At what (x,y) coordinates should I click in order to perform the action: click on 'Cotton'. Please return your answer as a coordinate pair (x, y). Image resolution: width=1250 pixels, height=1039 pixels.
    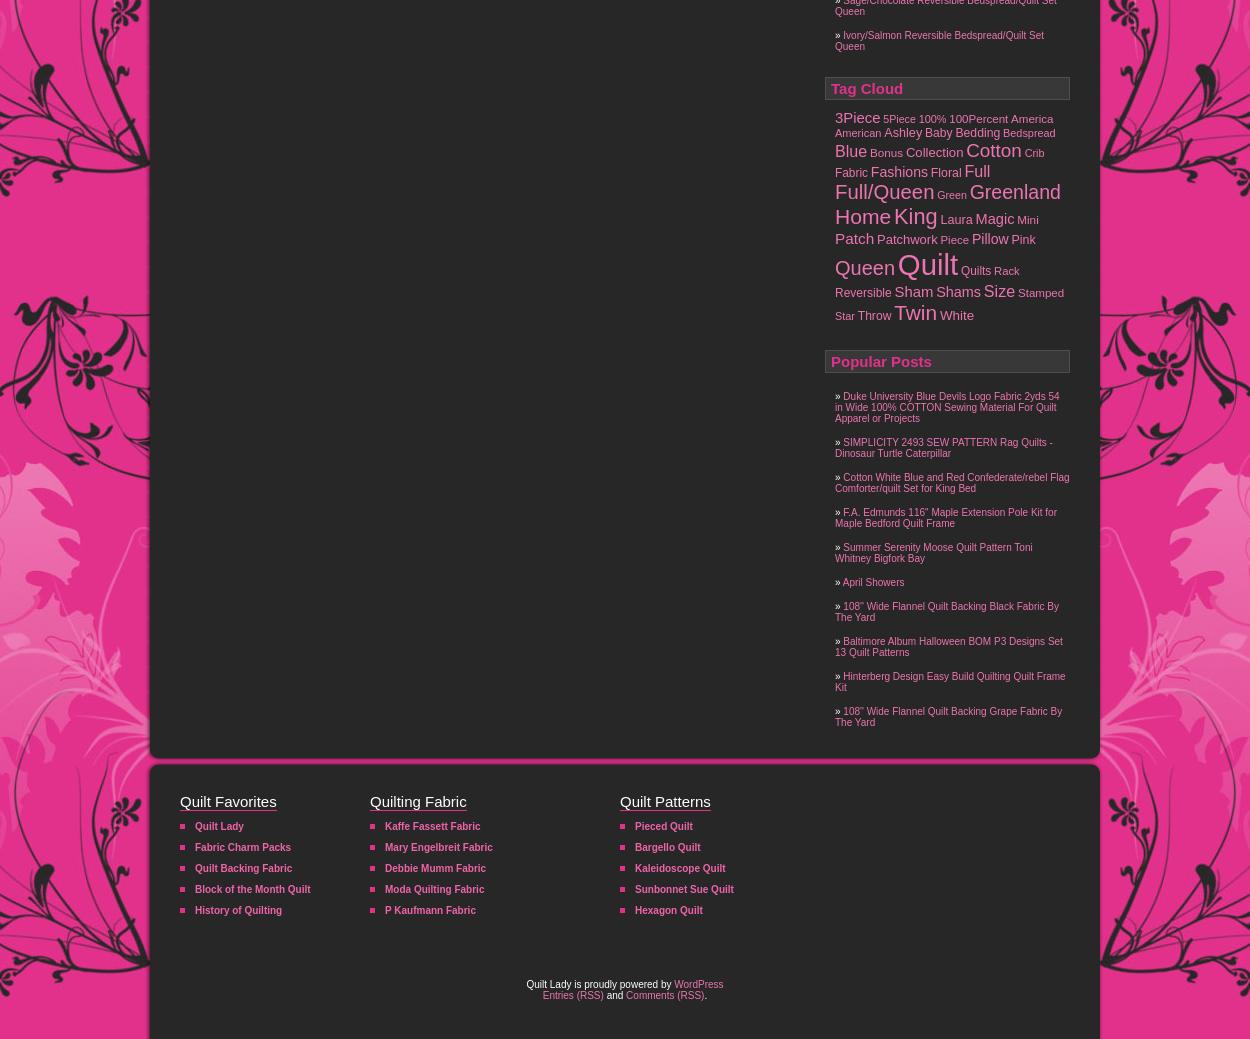
    Looking at the image, I should click on (965, 149).